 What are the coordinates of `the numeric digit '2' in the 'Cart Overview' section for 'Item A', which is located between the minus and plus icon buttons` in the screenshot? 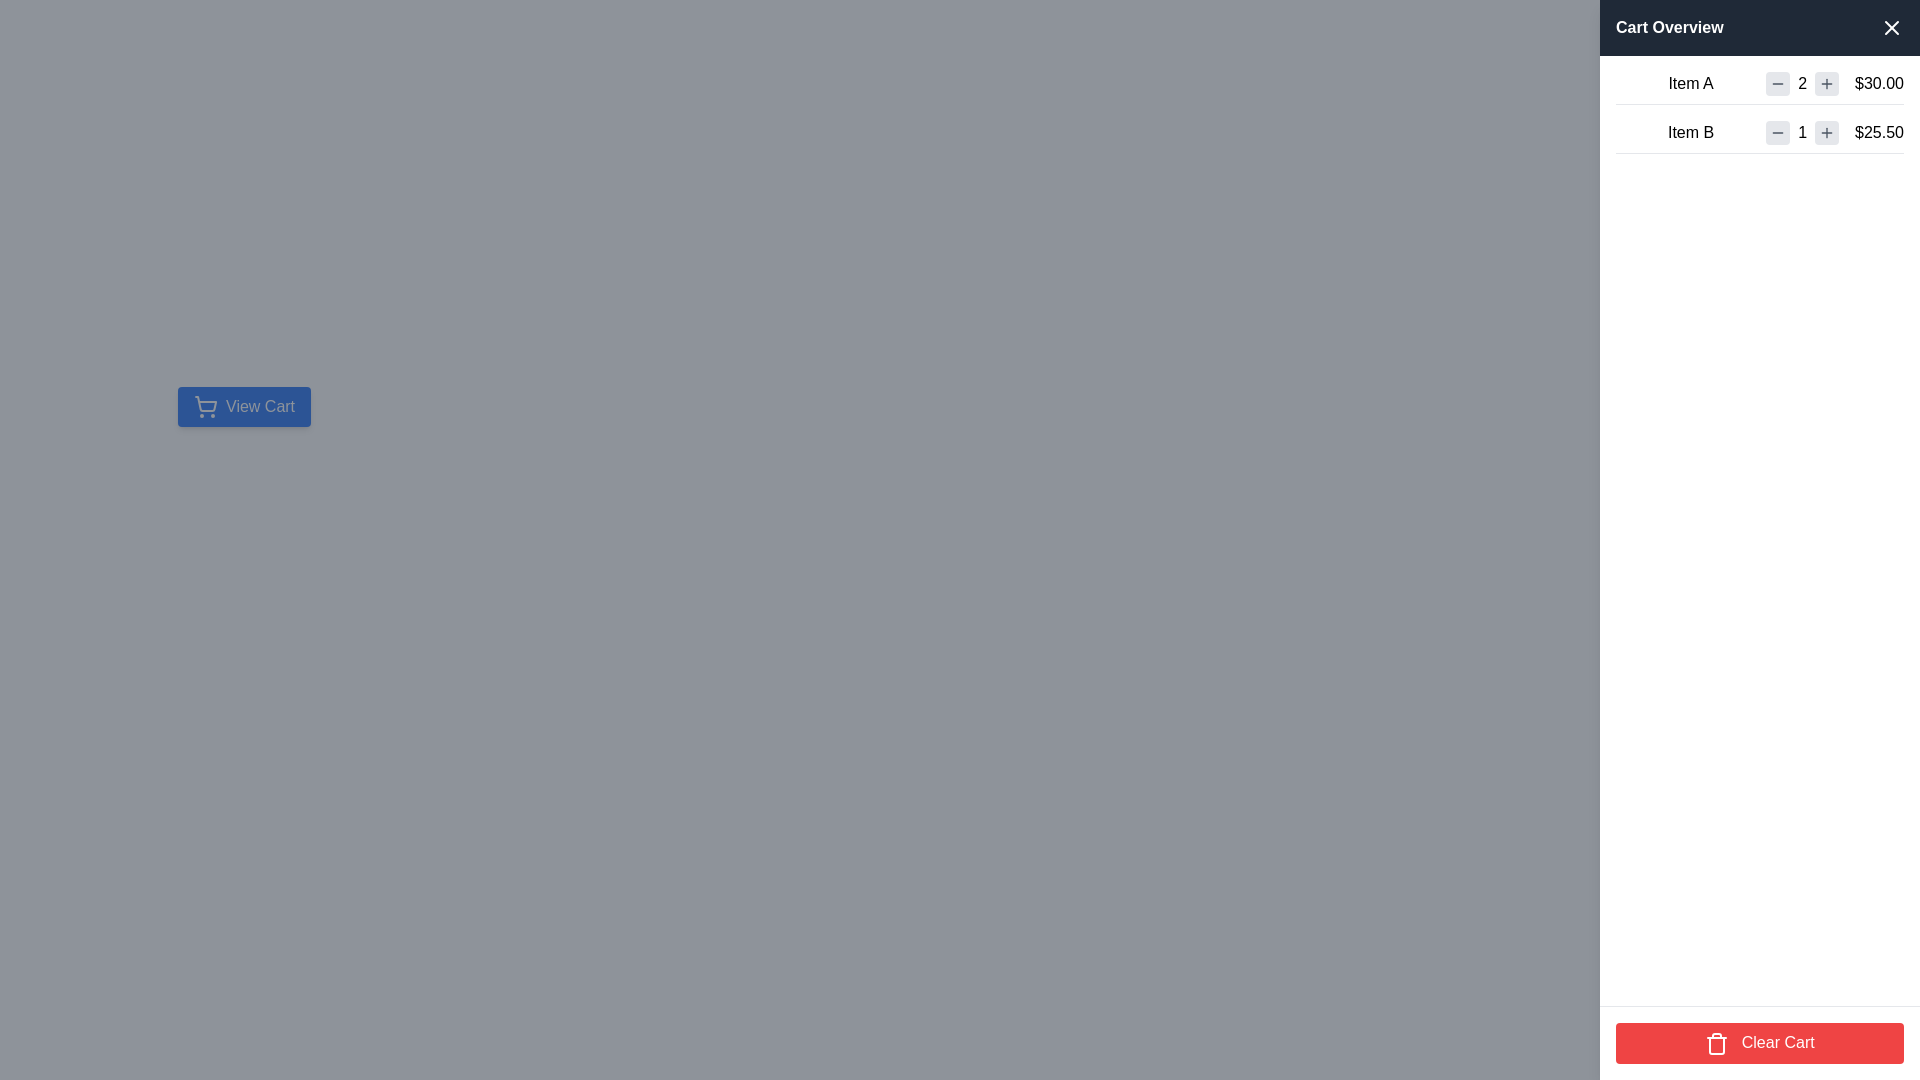 It's located at (1802, 83).